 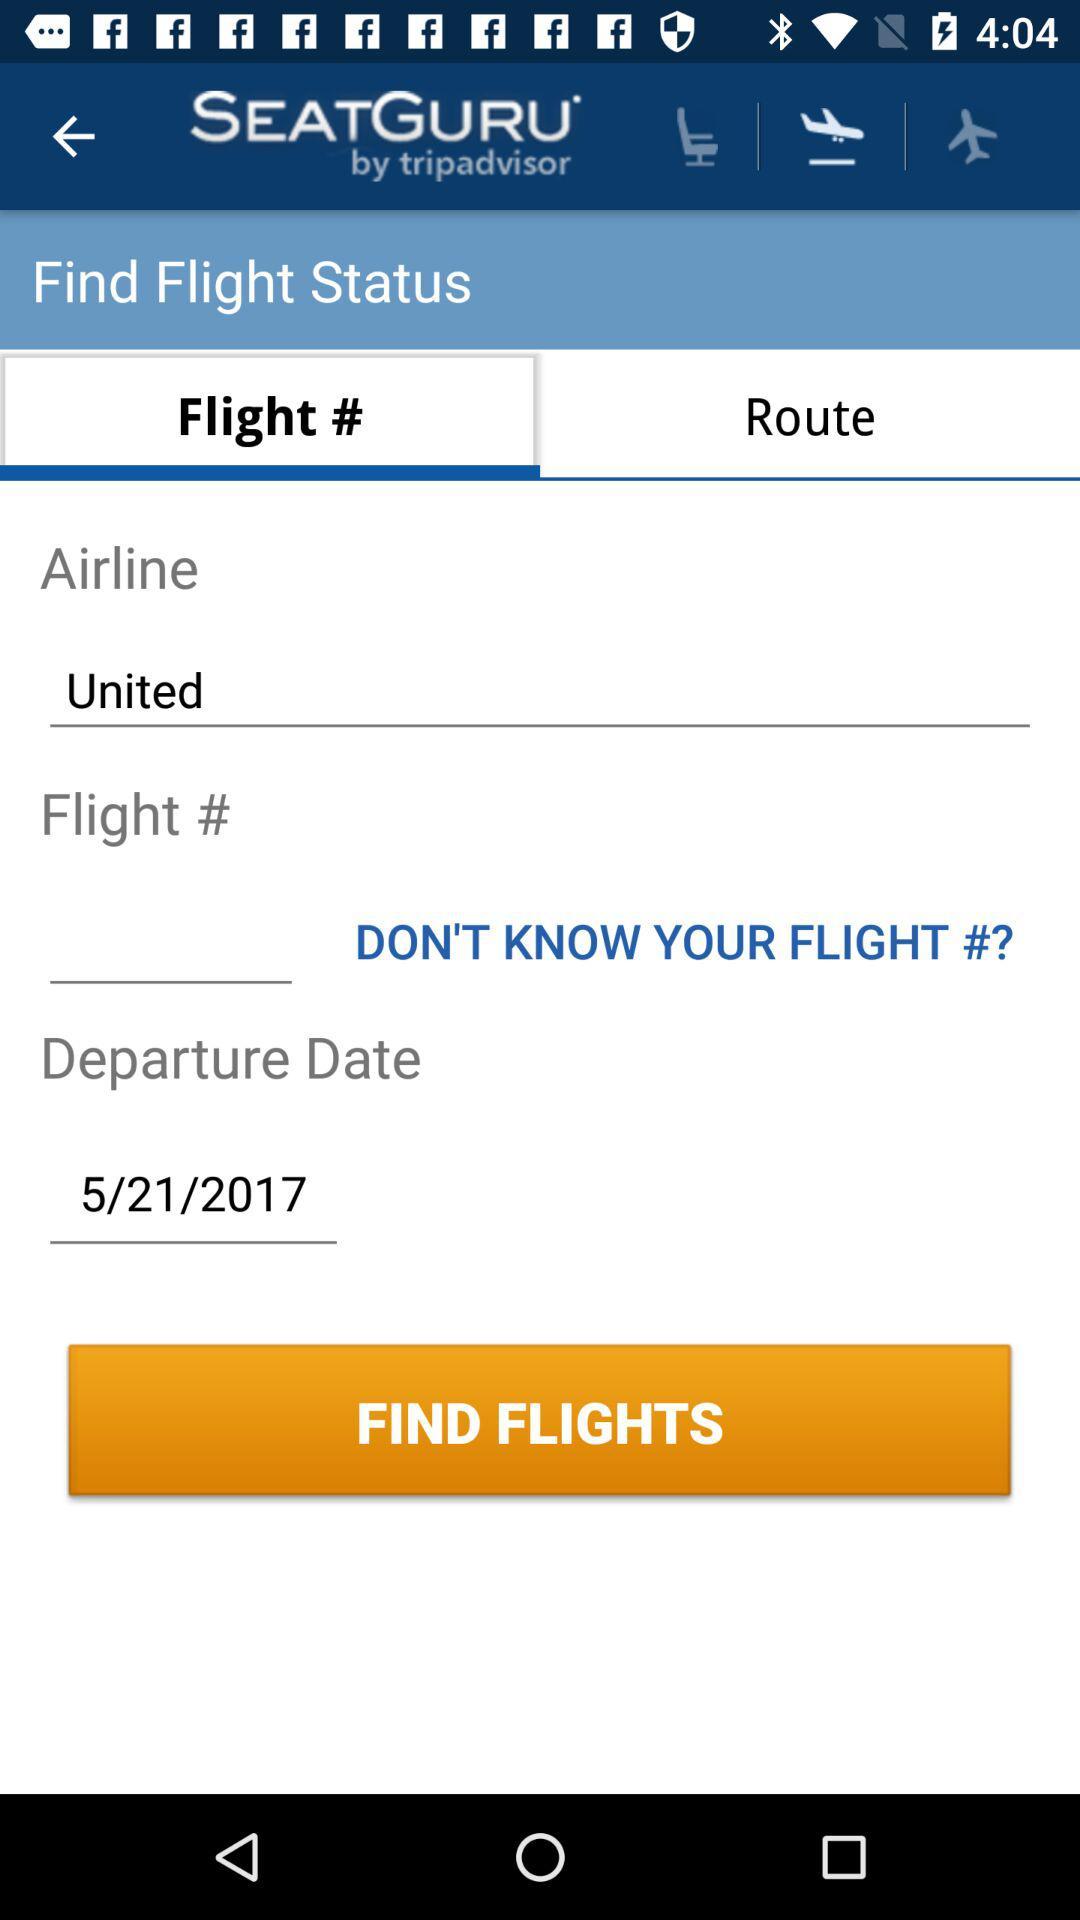 I want to click on the icon above the find flights icon, so click(x=193, y=1192).